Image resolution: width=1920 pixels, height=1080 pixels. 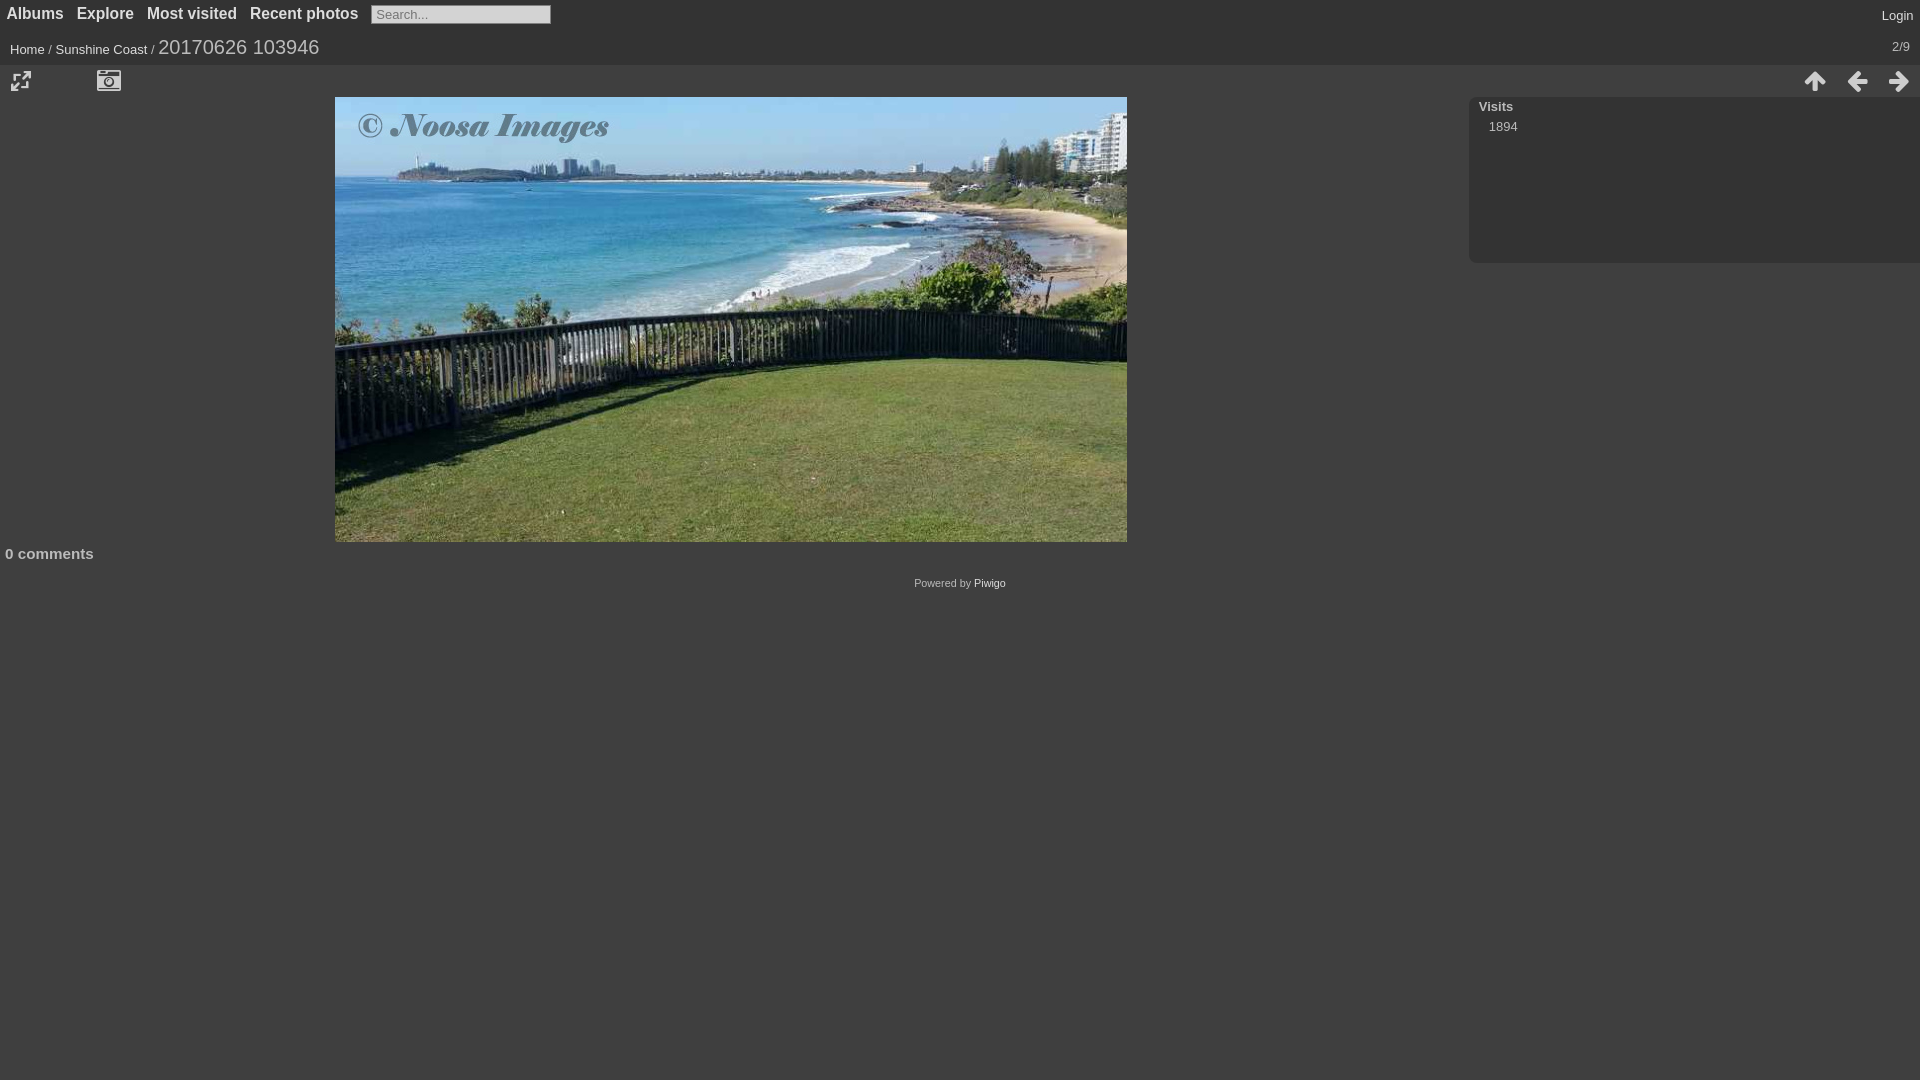 What do you see at coordinates (27, 48) in the screenshot?
I see `'Home'` at bounding box center [27, 48].